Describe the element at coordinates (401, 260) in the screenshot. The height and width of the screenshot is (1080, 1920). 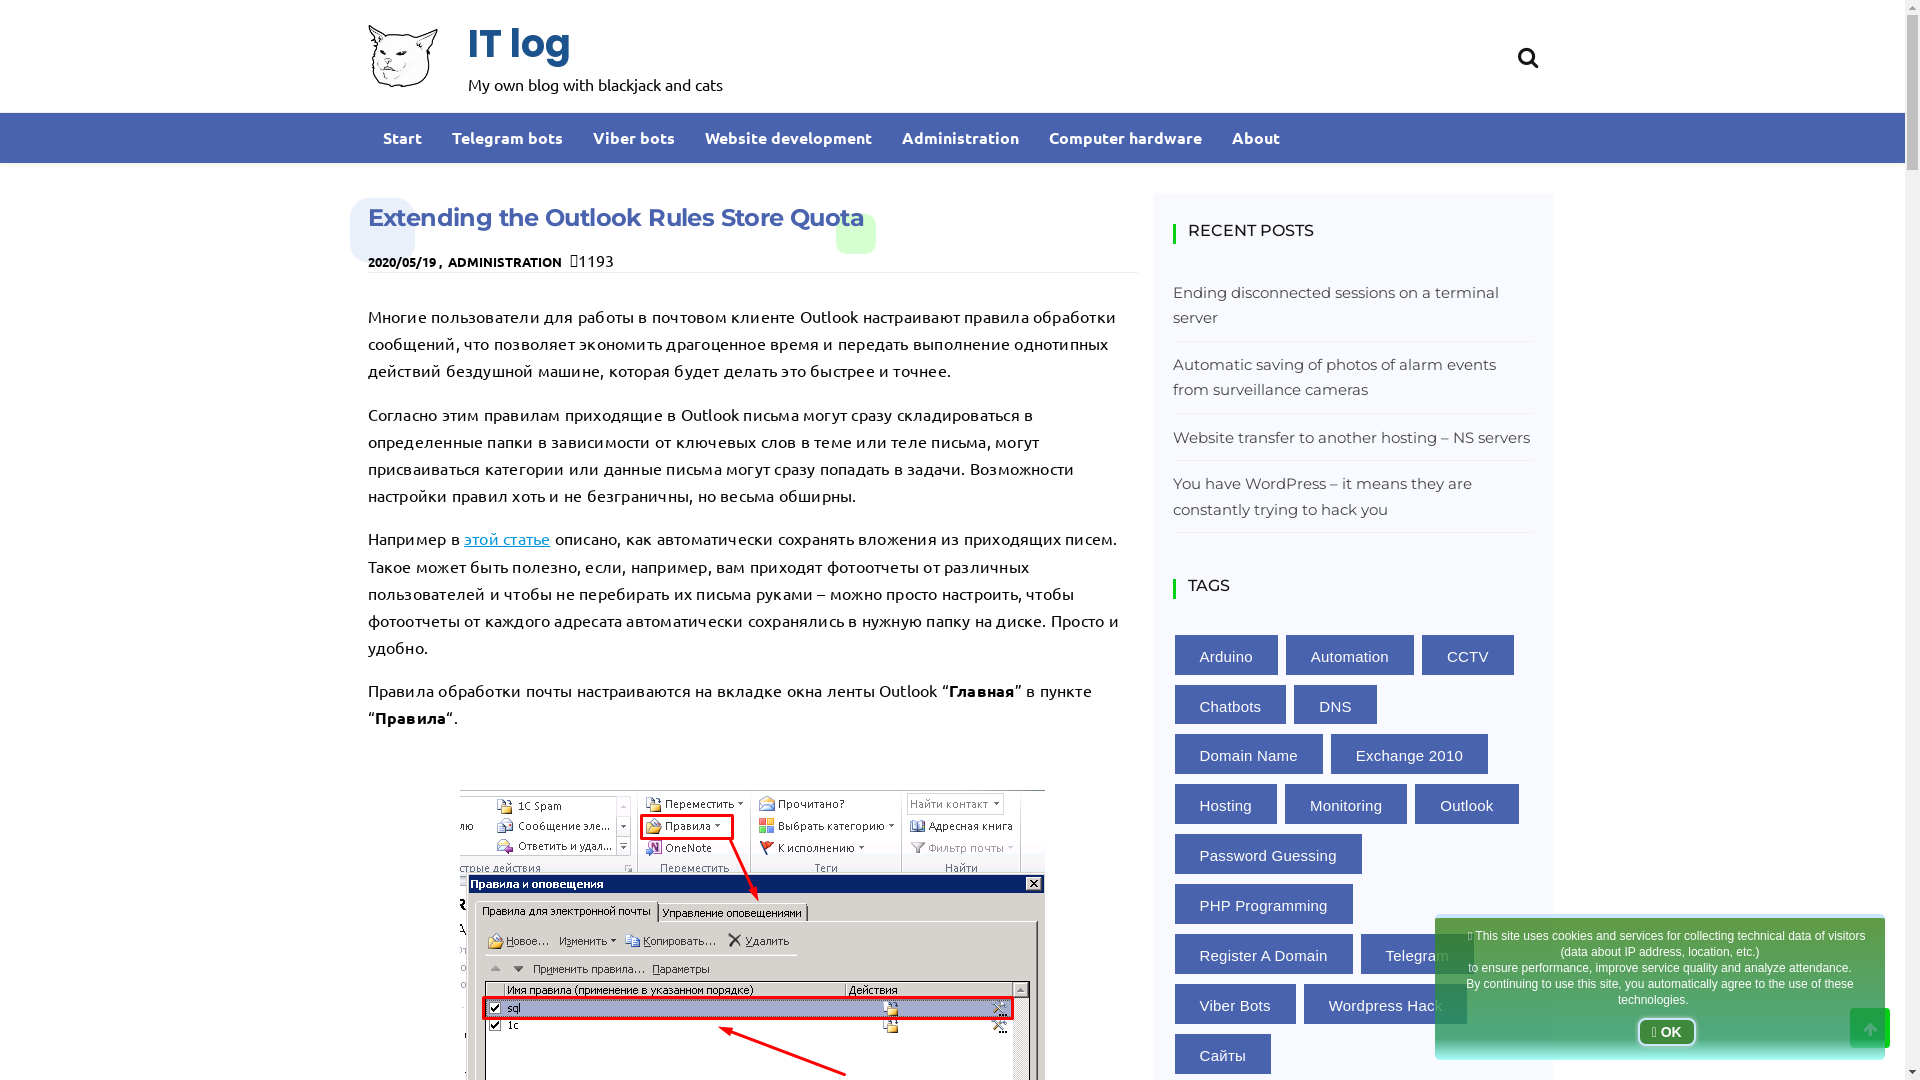
I see `'2020/05/19'` at that location.